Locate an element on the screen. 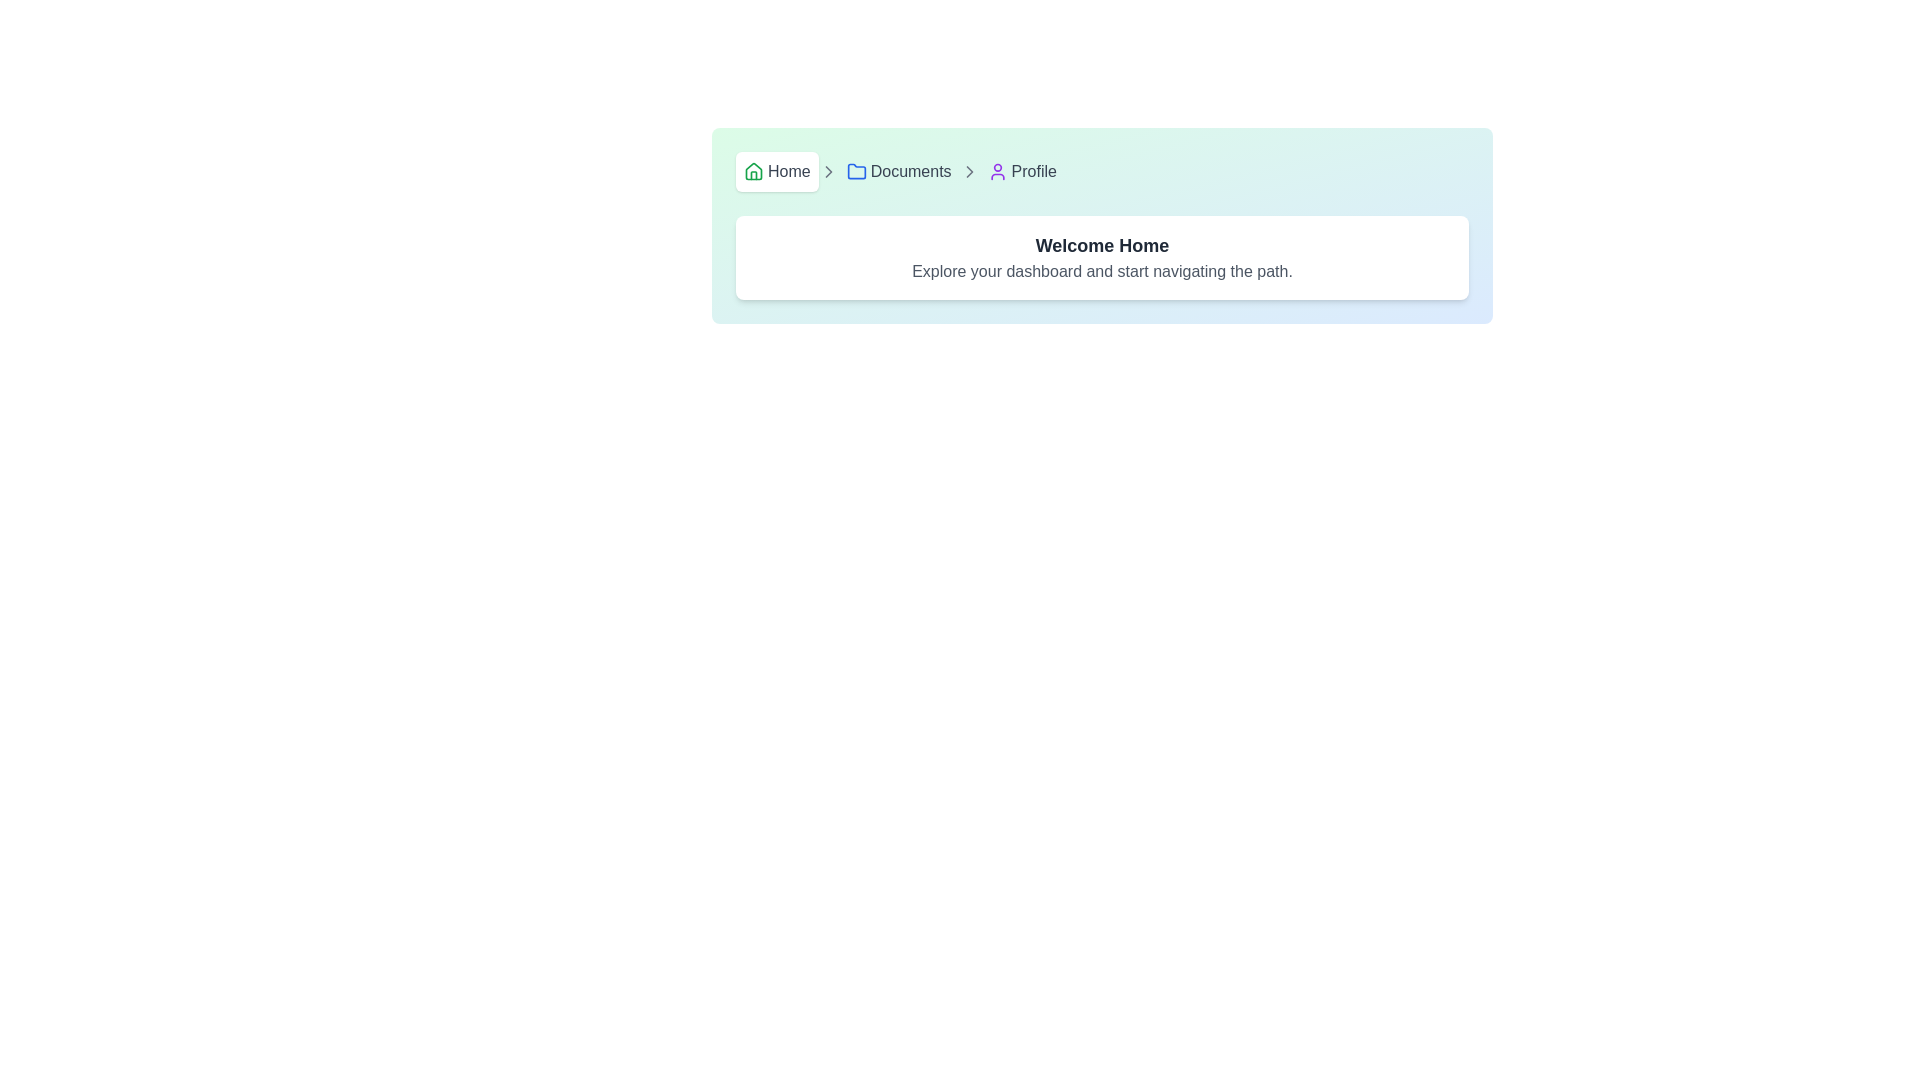  the rightward navigation arrow icon in the breadcrumb navigation section, located between 'Documents' and 'Profile' is located at coordinates (969, 171).